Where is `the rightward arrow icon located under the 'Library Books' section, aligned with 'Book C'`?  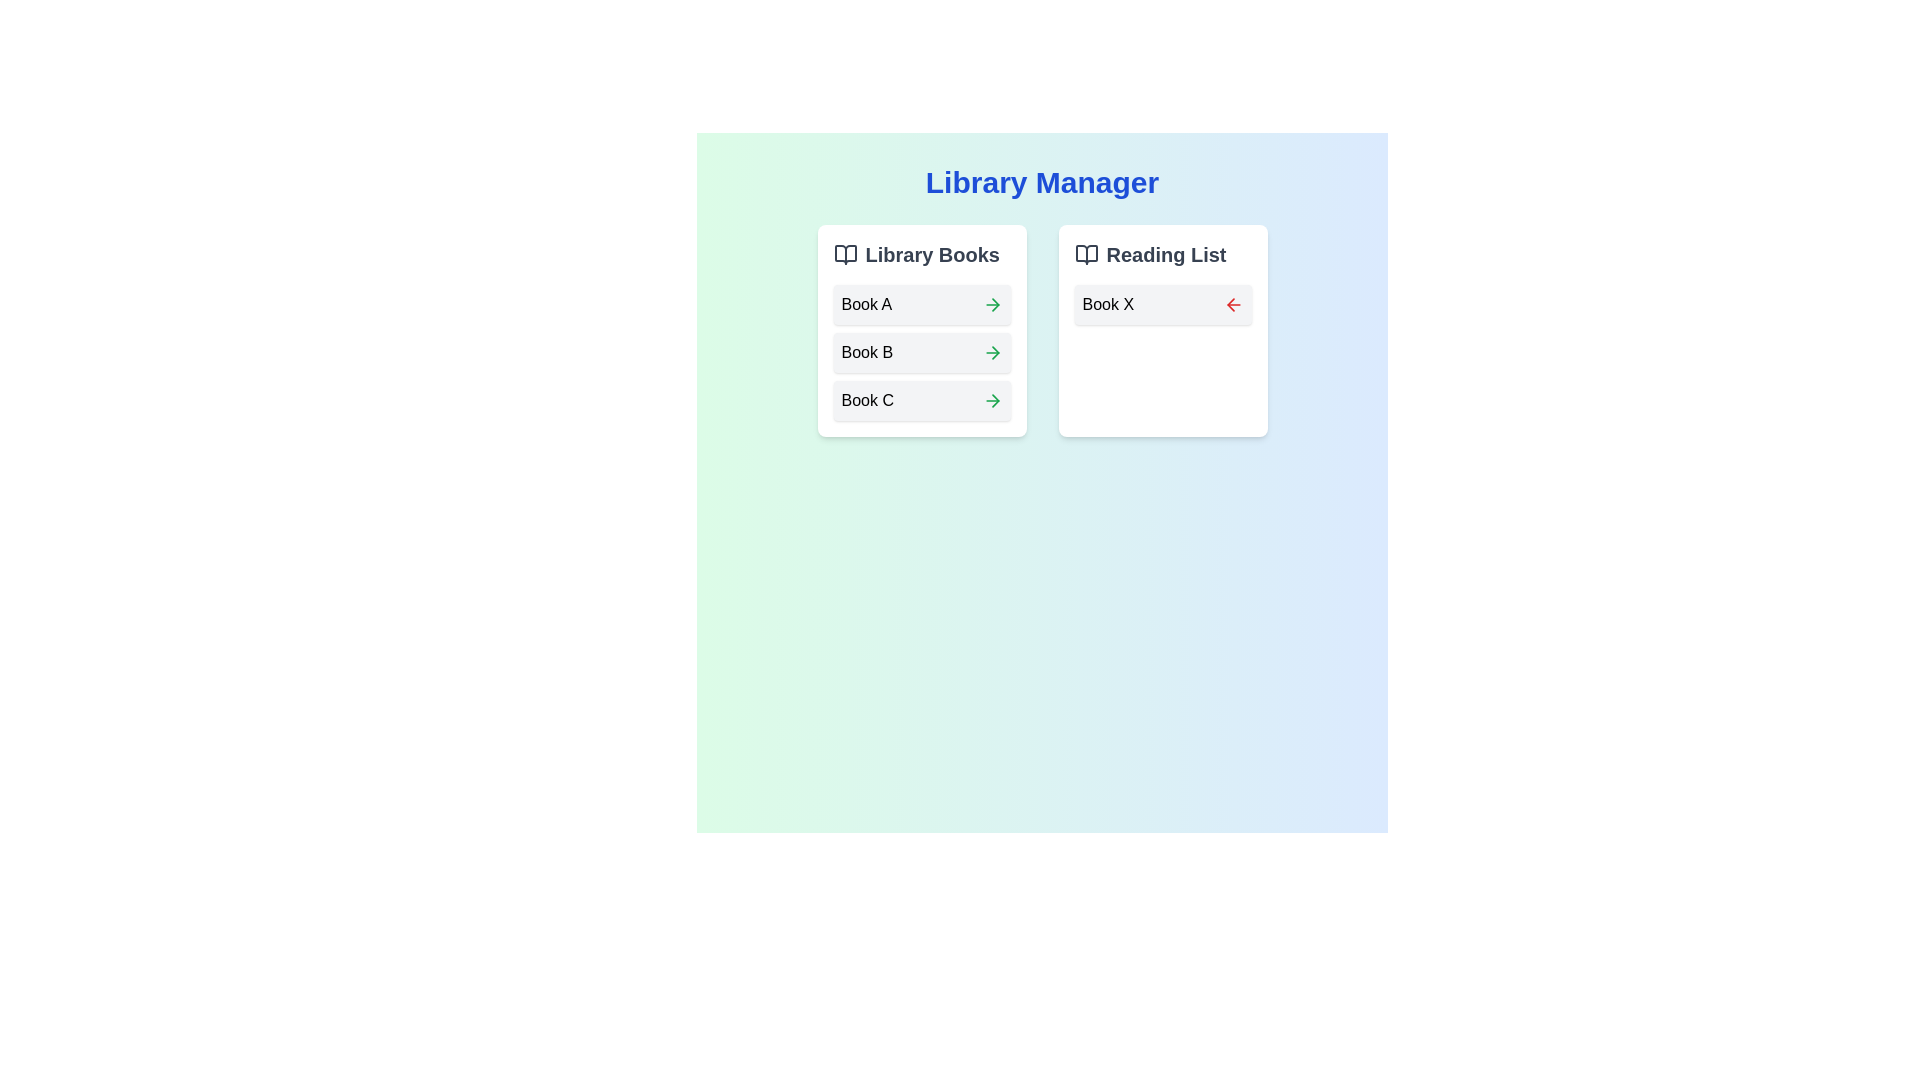
the rightward arrow icon located under the 'Library Books' section, aligned with 'Book C' is located at coordinates (995, 304).